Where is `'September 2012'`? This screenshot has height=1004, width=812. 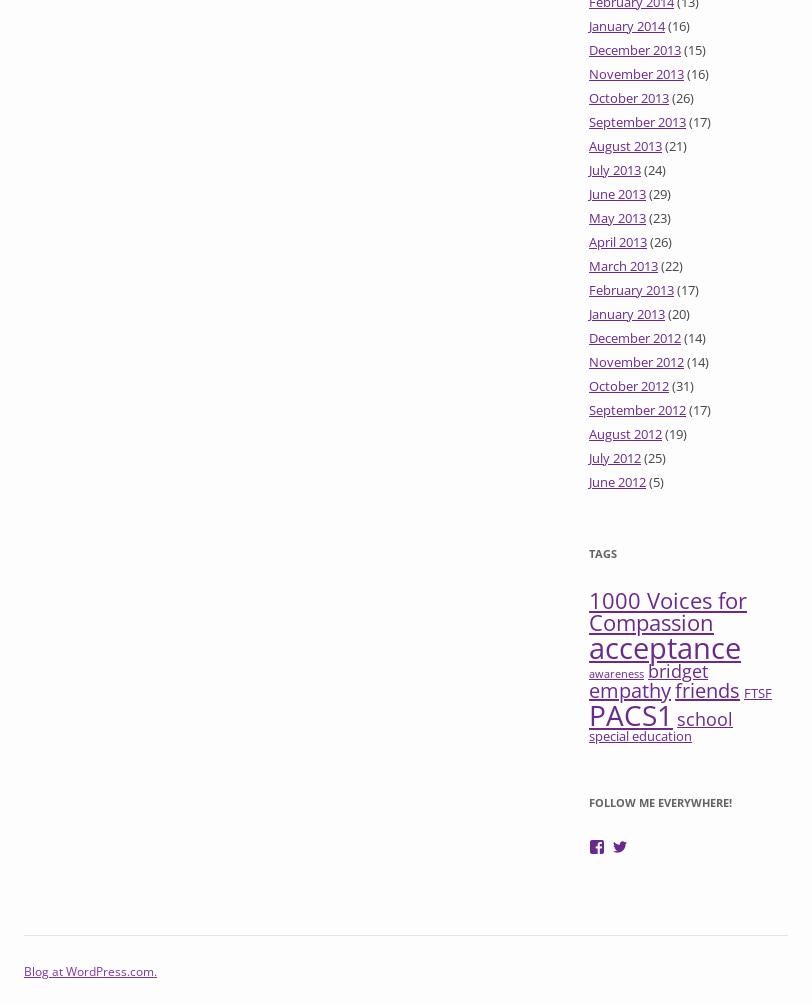
'September 2012' is located at coordinates (637, 409).